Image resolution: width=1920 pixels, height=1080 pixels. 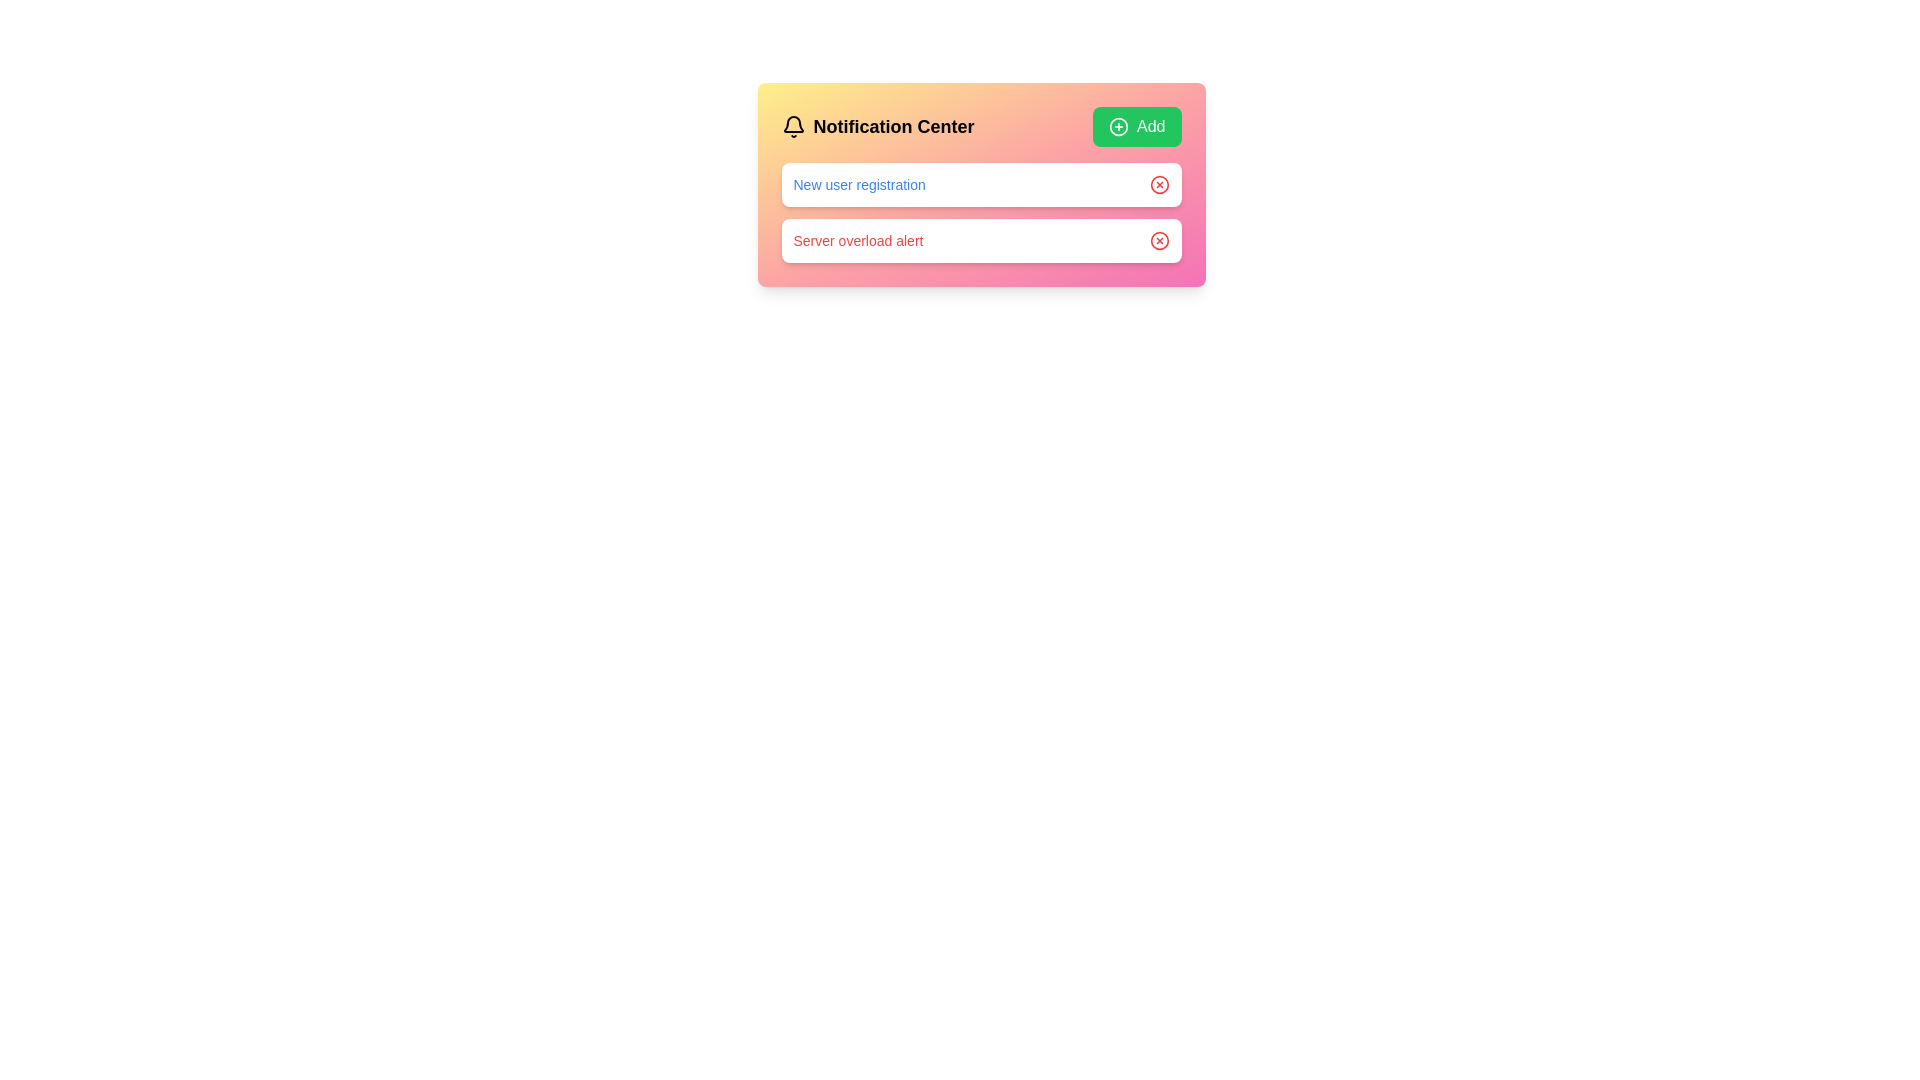 What do you see at coordinates (1159, 239) in the screenshot?
I see `the interactive button` at bounding box center [1159, 239].